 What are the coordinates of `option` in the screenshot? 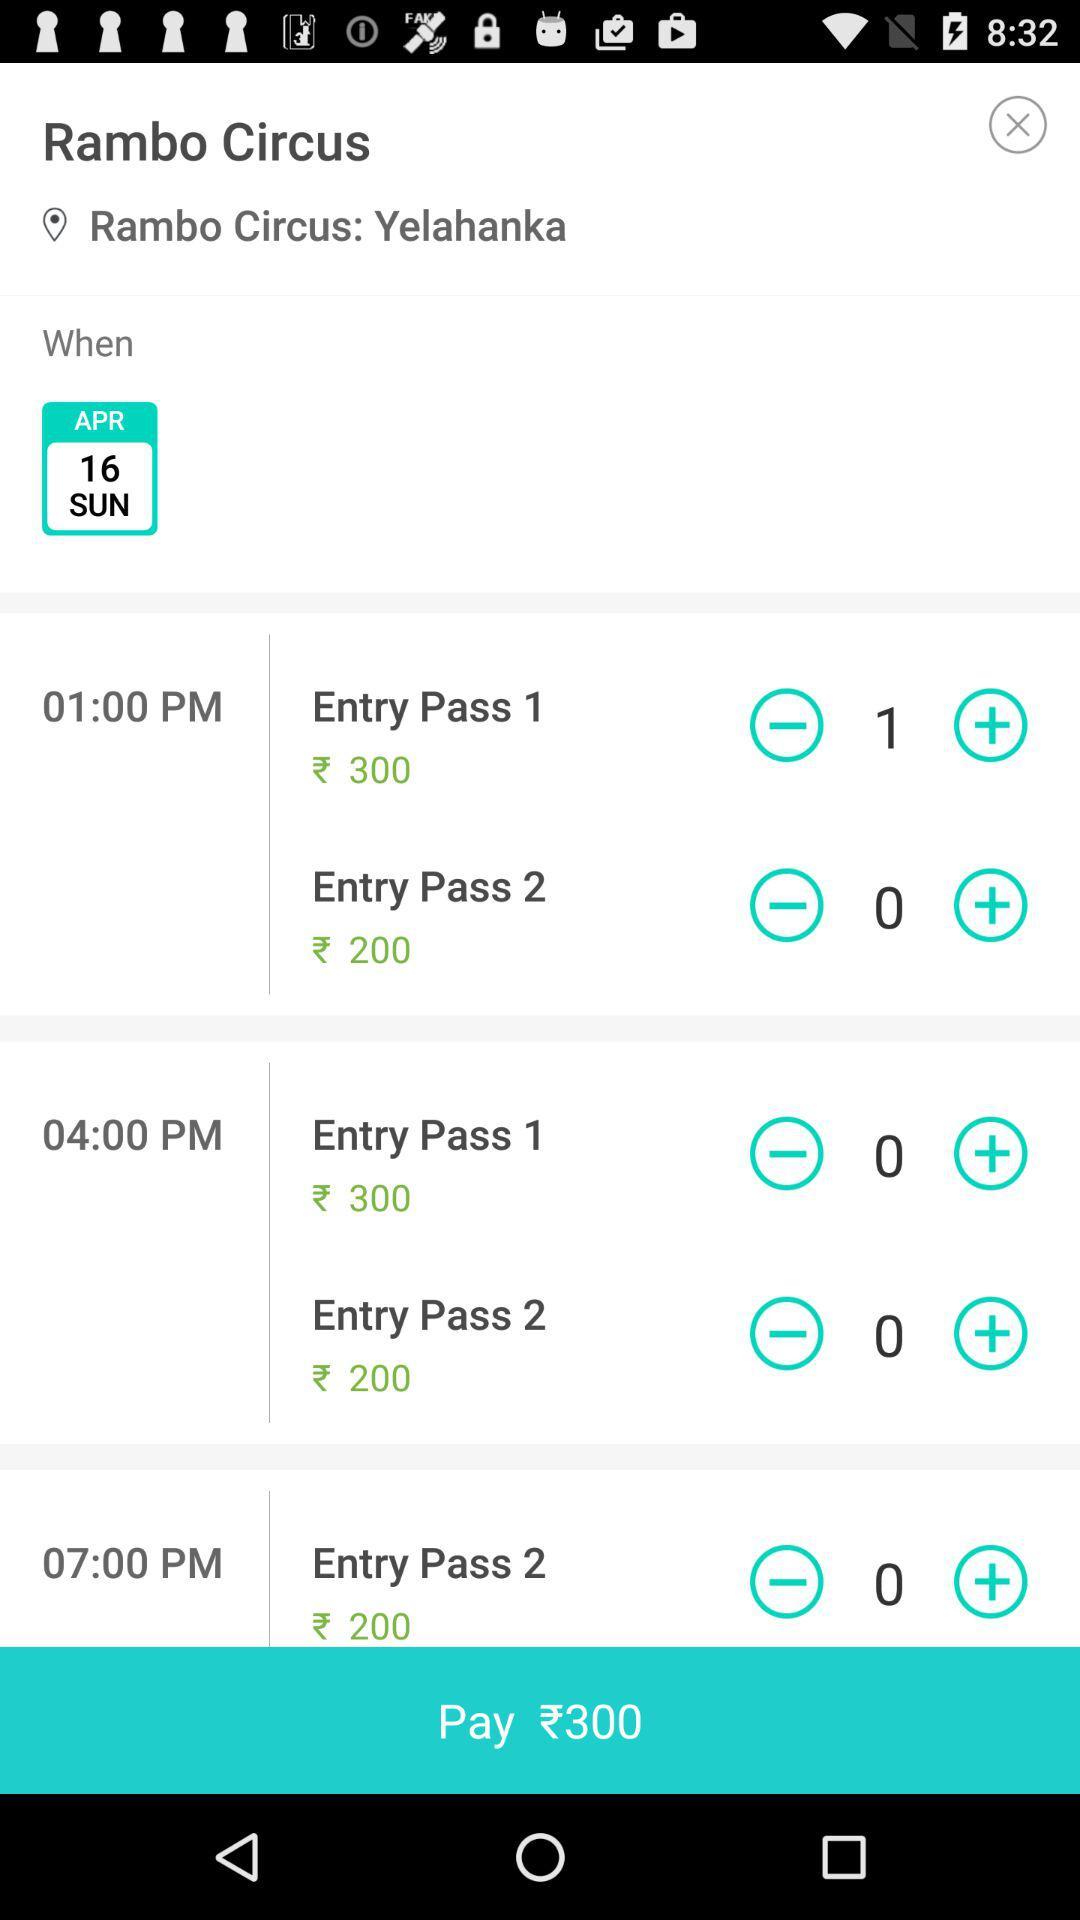 It's located at (1018, 123).